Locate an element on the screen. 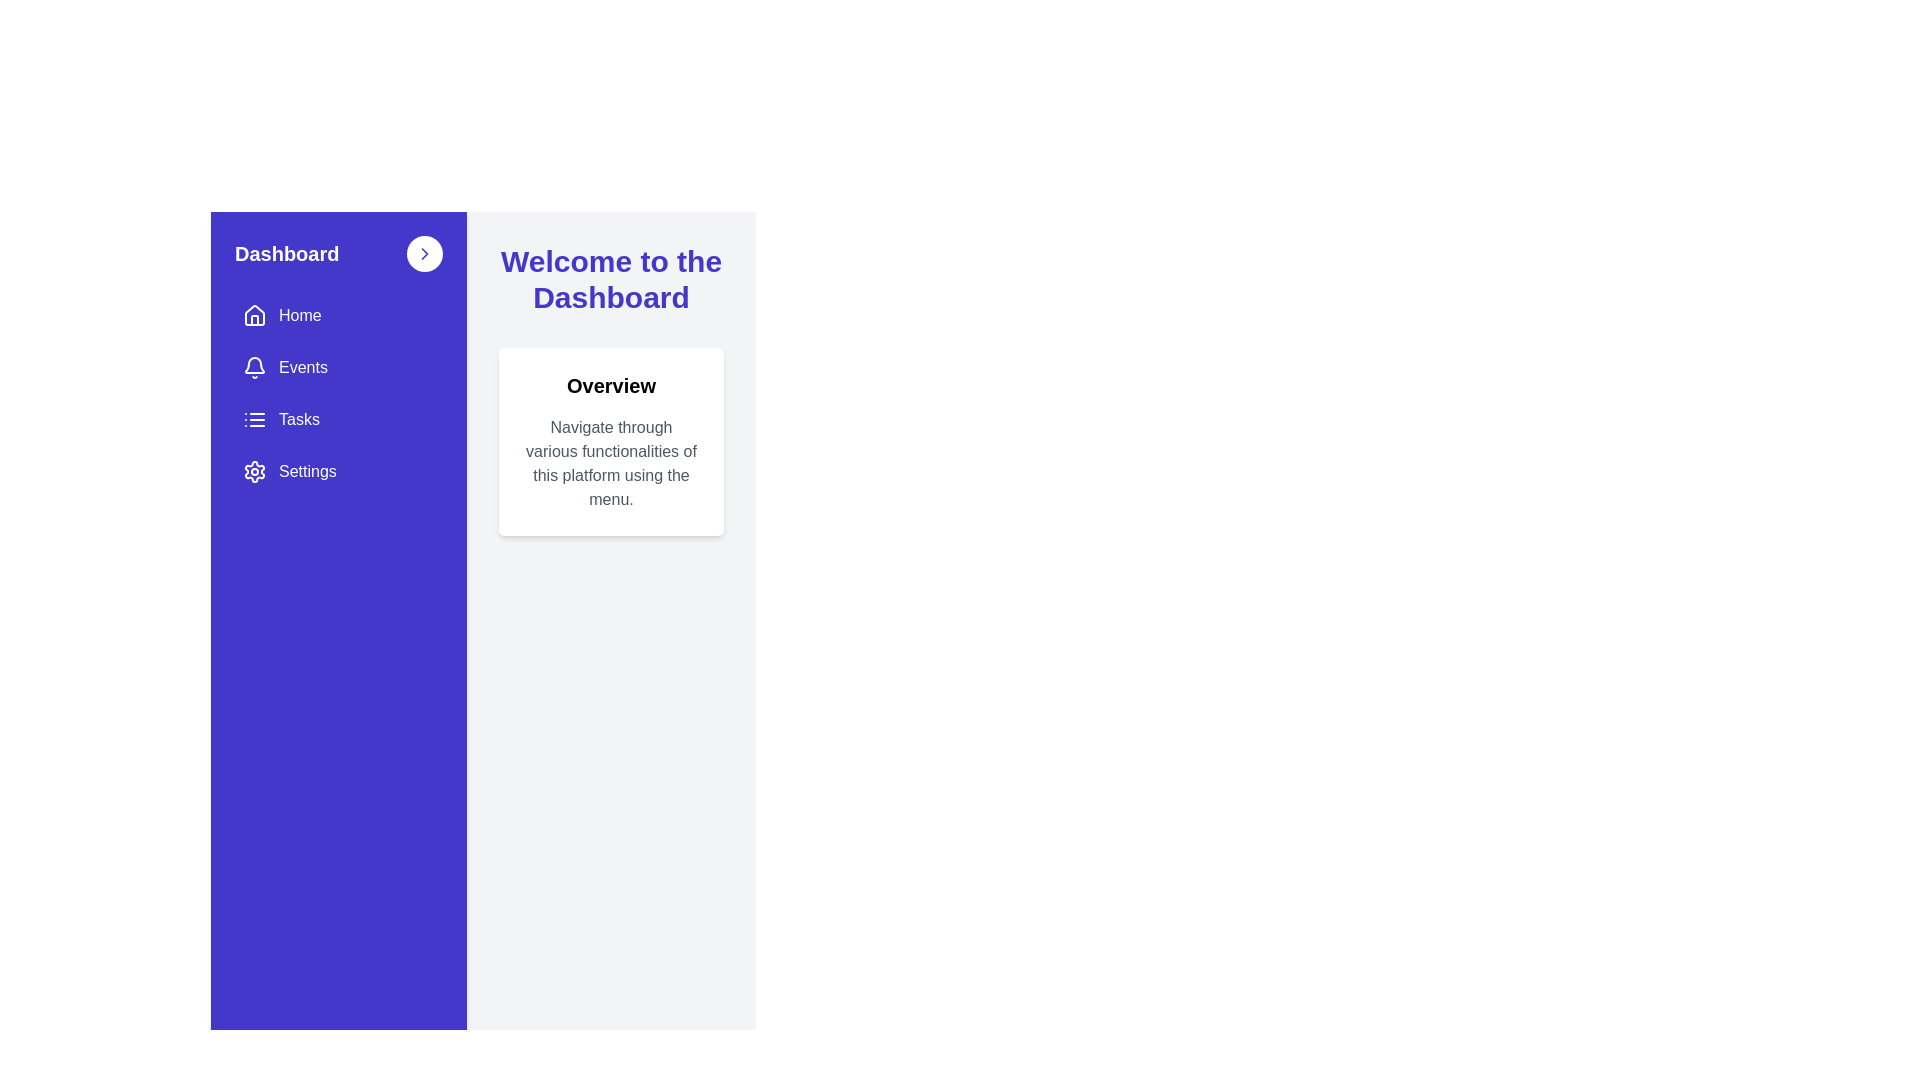 Image resolution: width=1920 pixels, height=1080 pixels. the bell icon in the sidebar menu associated with the 'Events' menu item is located at coordinates (253, 365).